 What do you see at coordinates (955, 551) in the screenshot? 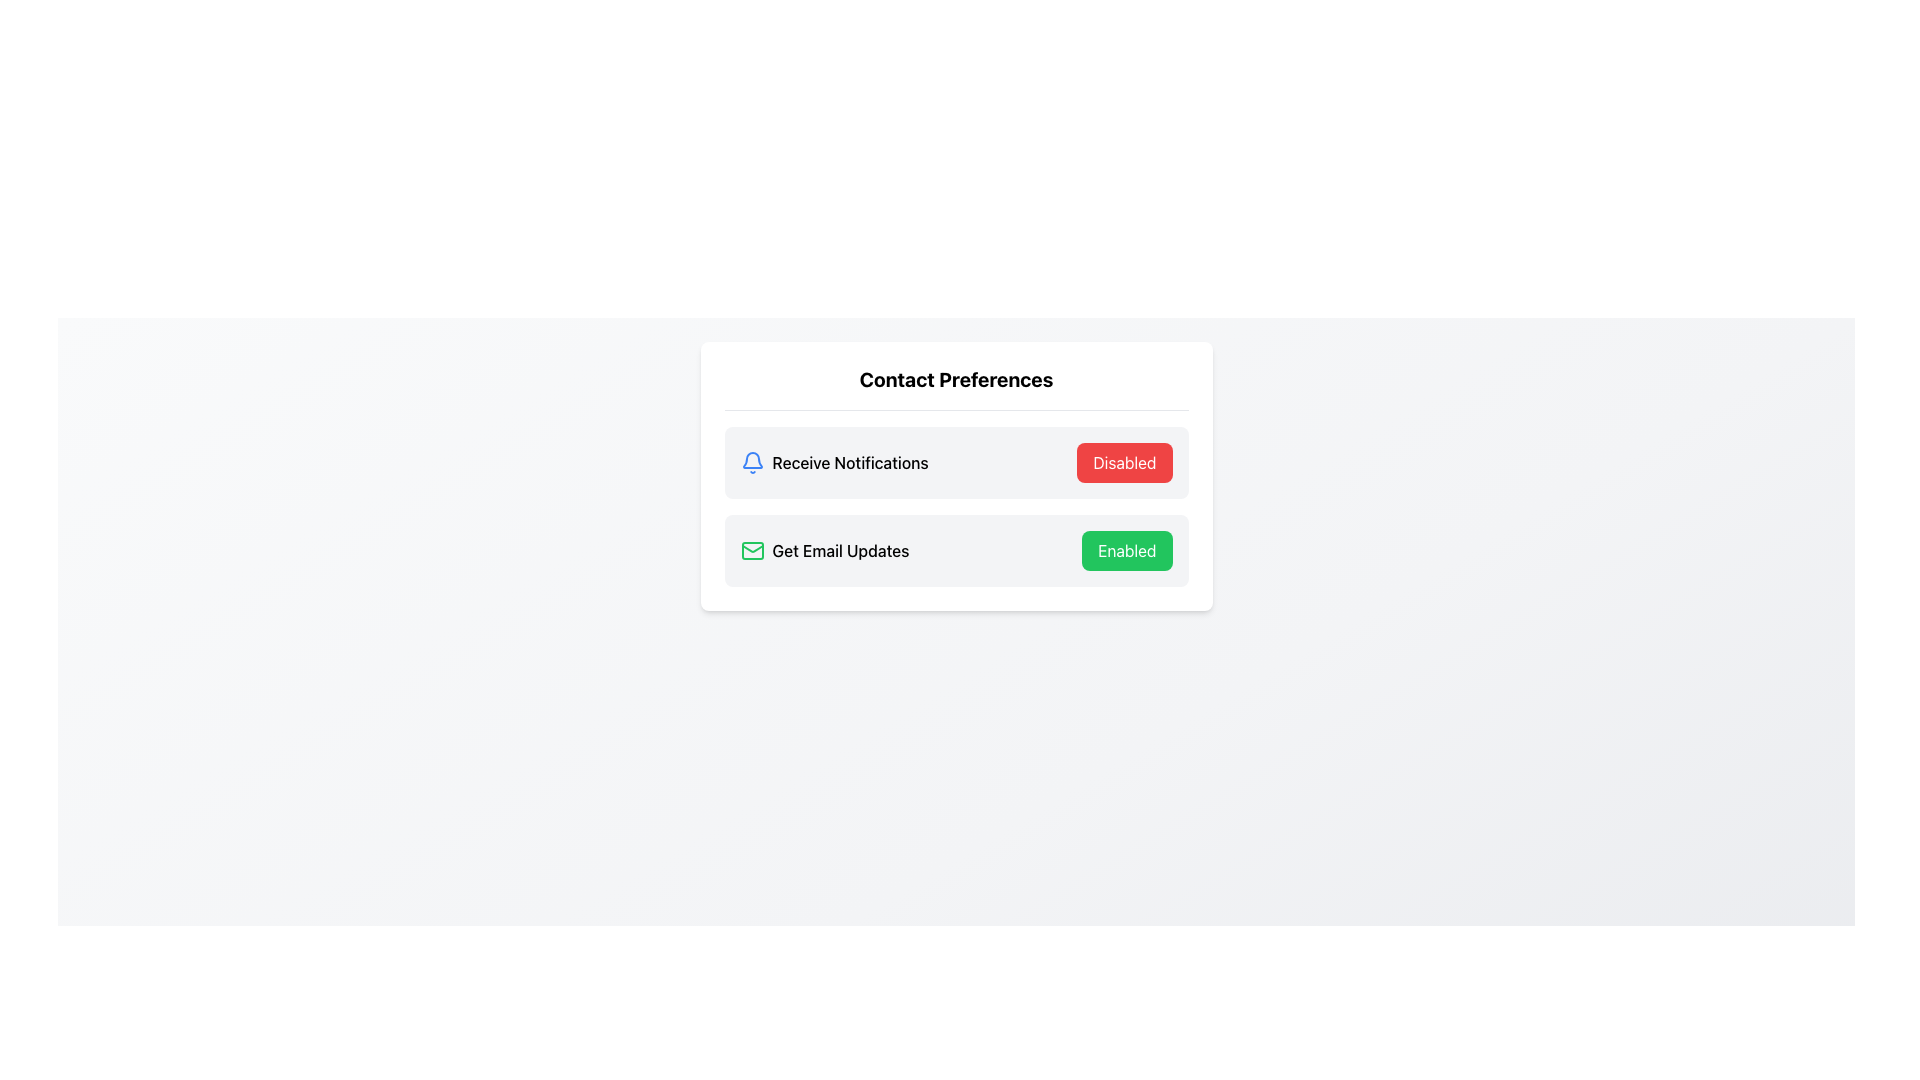
I see `the 'Enabled' button in the Interactive Card Row under 'Contact Preferences'` at bounding box center [955, 551].